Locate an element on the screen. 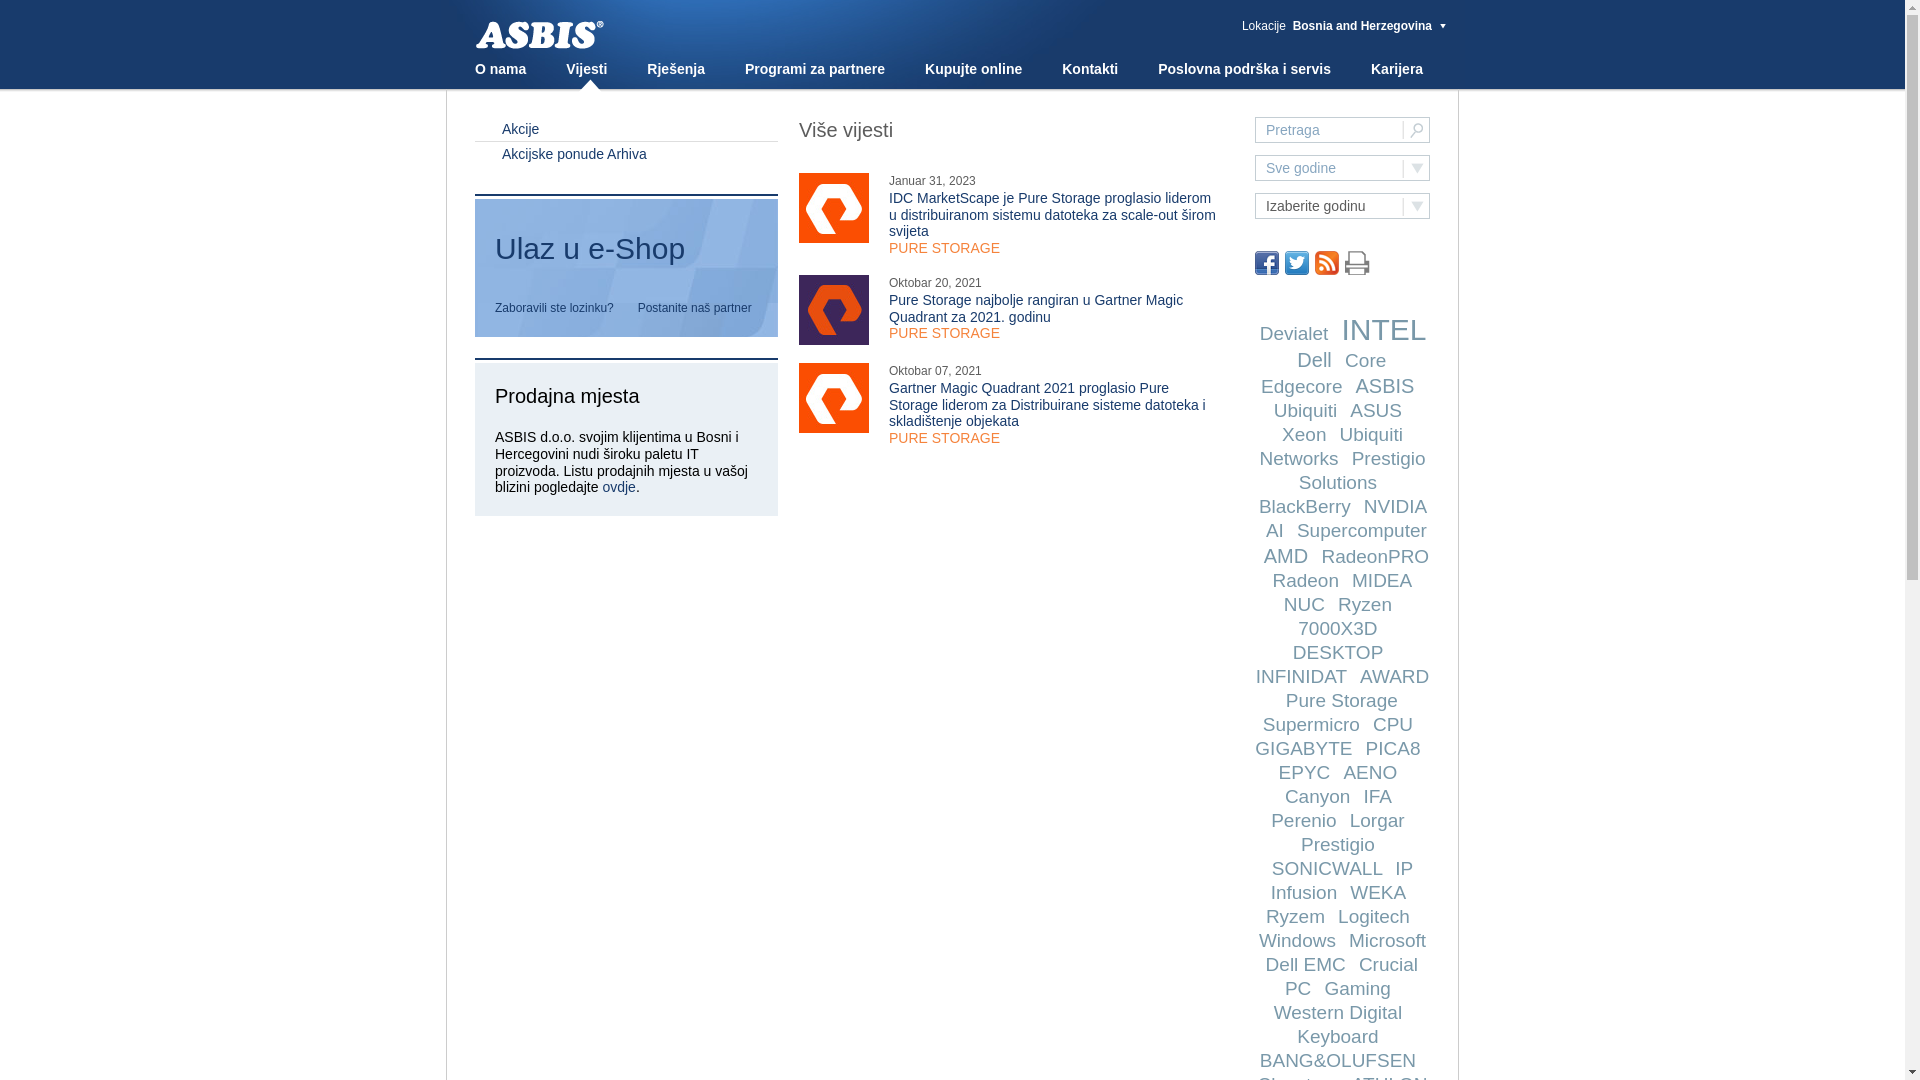  'Kupujte online' is located at coordinates (924, 68).